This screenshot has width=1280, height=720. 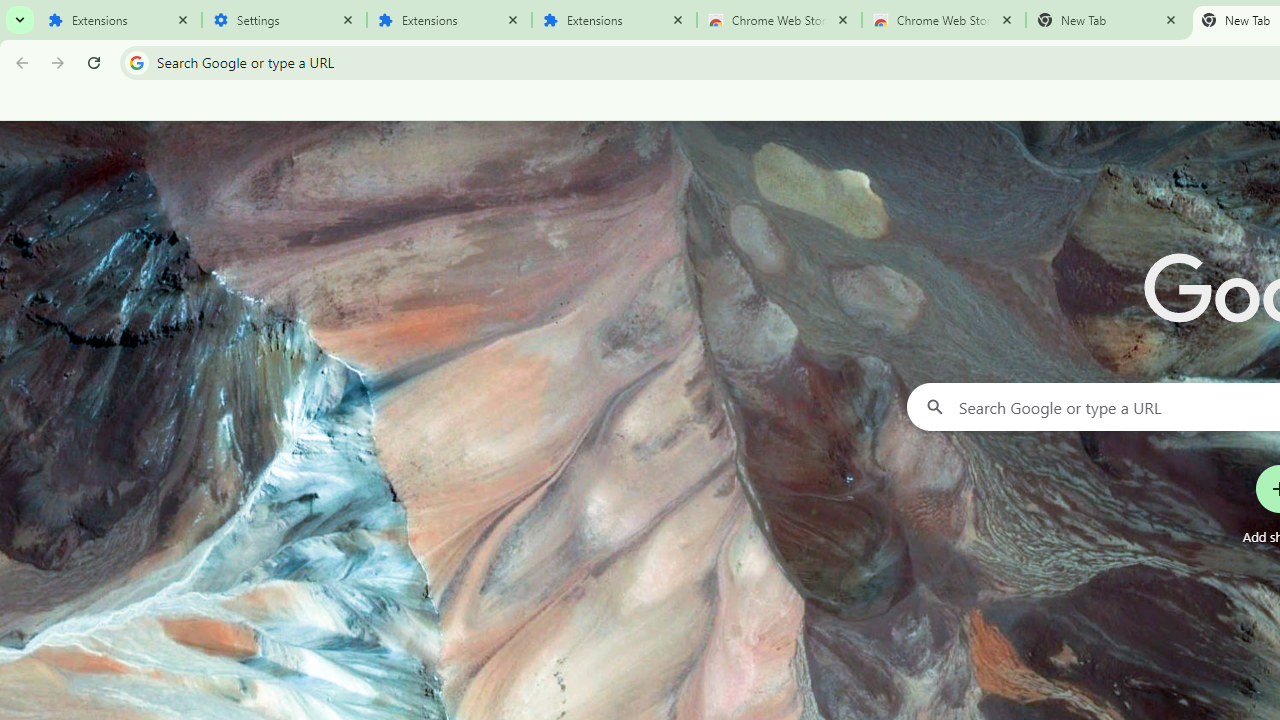 What do you see at coordinates (118, 20) in the screenshot?
I see `'Extensions'` at bounding box center [118, 20].